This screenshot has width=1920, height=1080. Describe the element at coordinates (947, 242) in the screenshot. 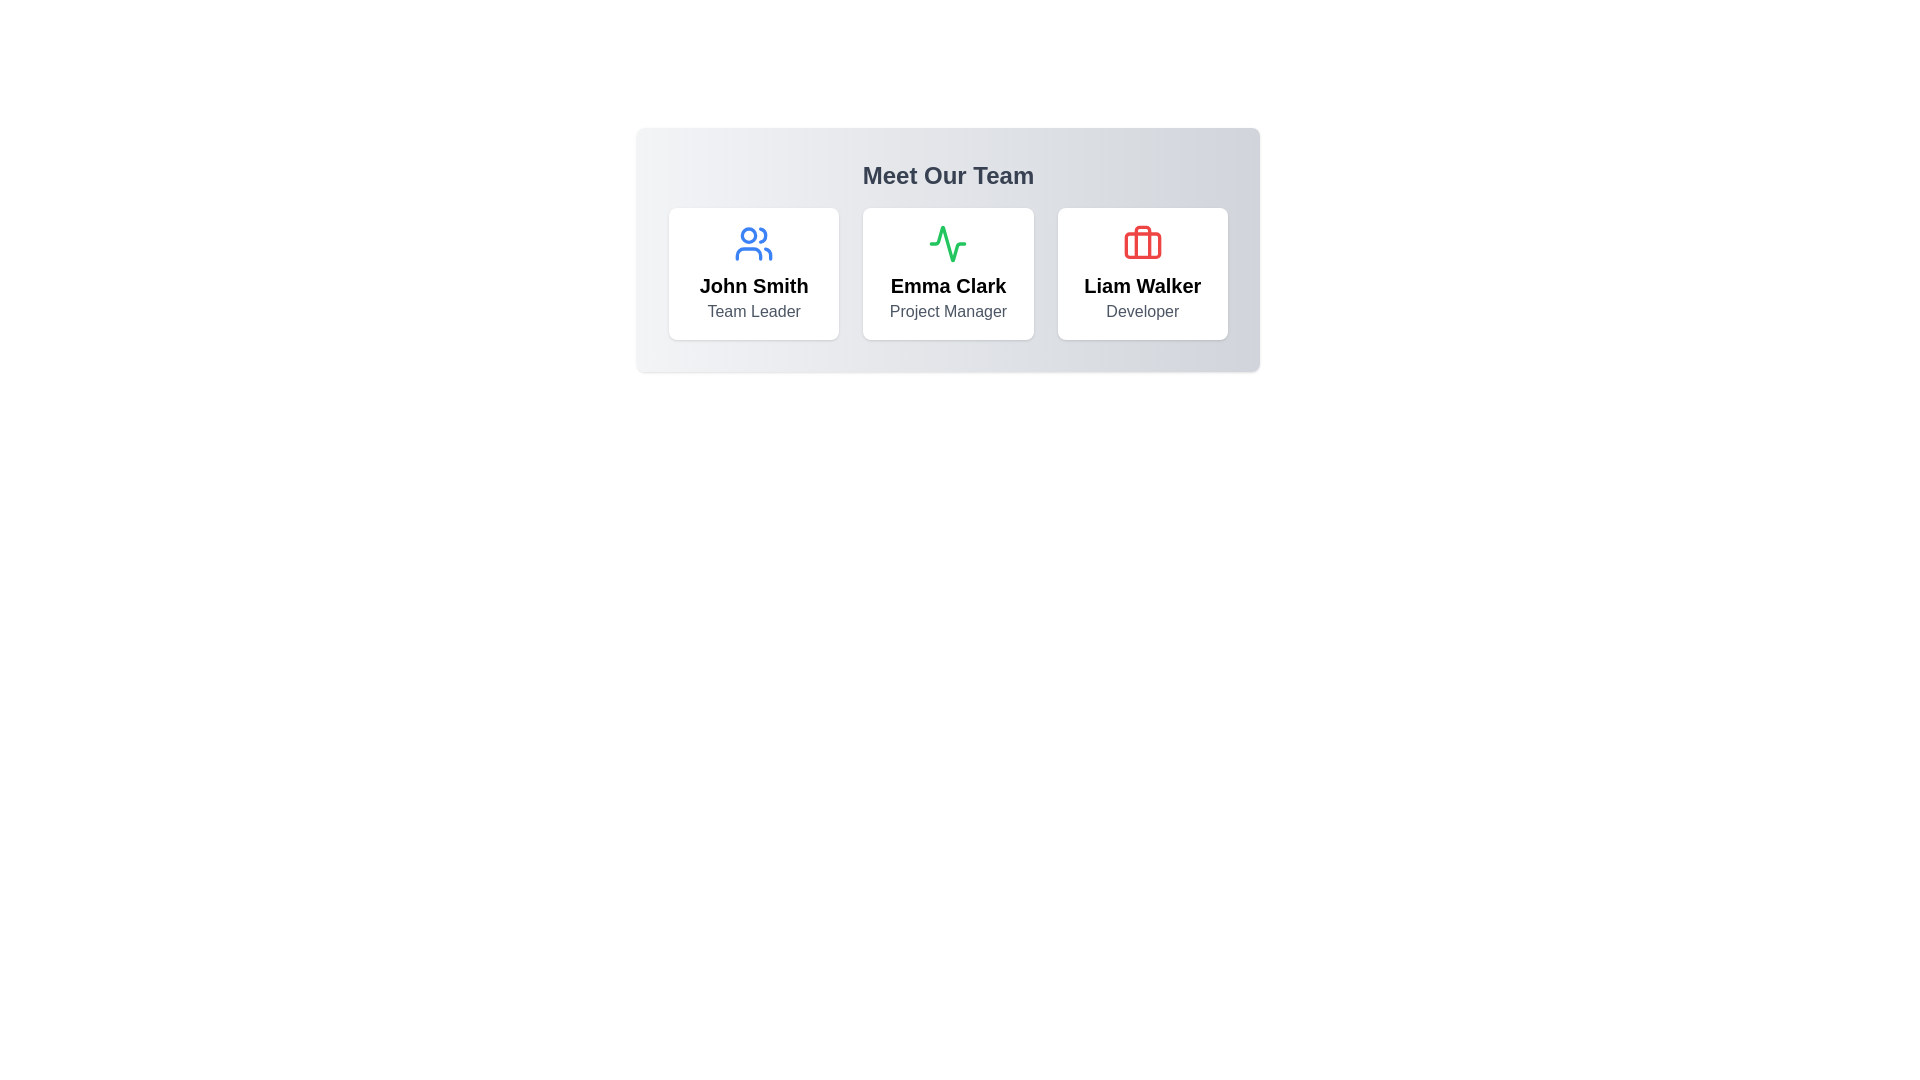

I see `the green heartbeat icon located at the center of the middle card under the 'Meet Our Team' heading` at that location.